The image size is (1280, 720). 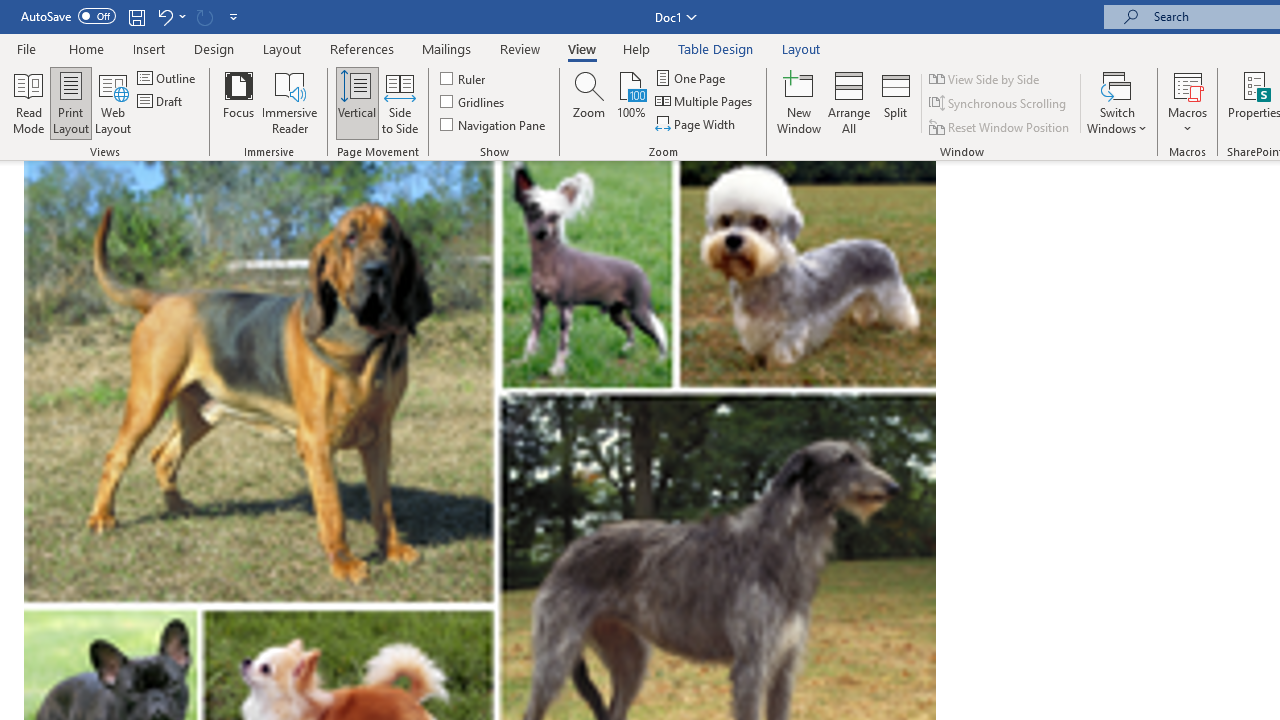 I want to click on 'Page Width', so click(x=696, y=124).